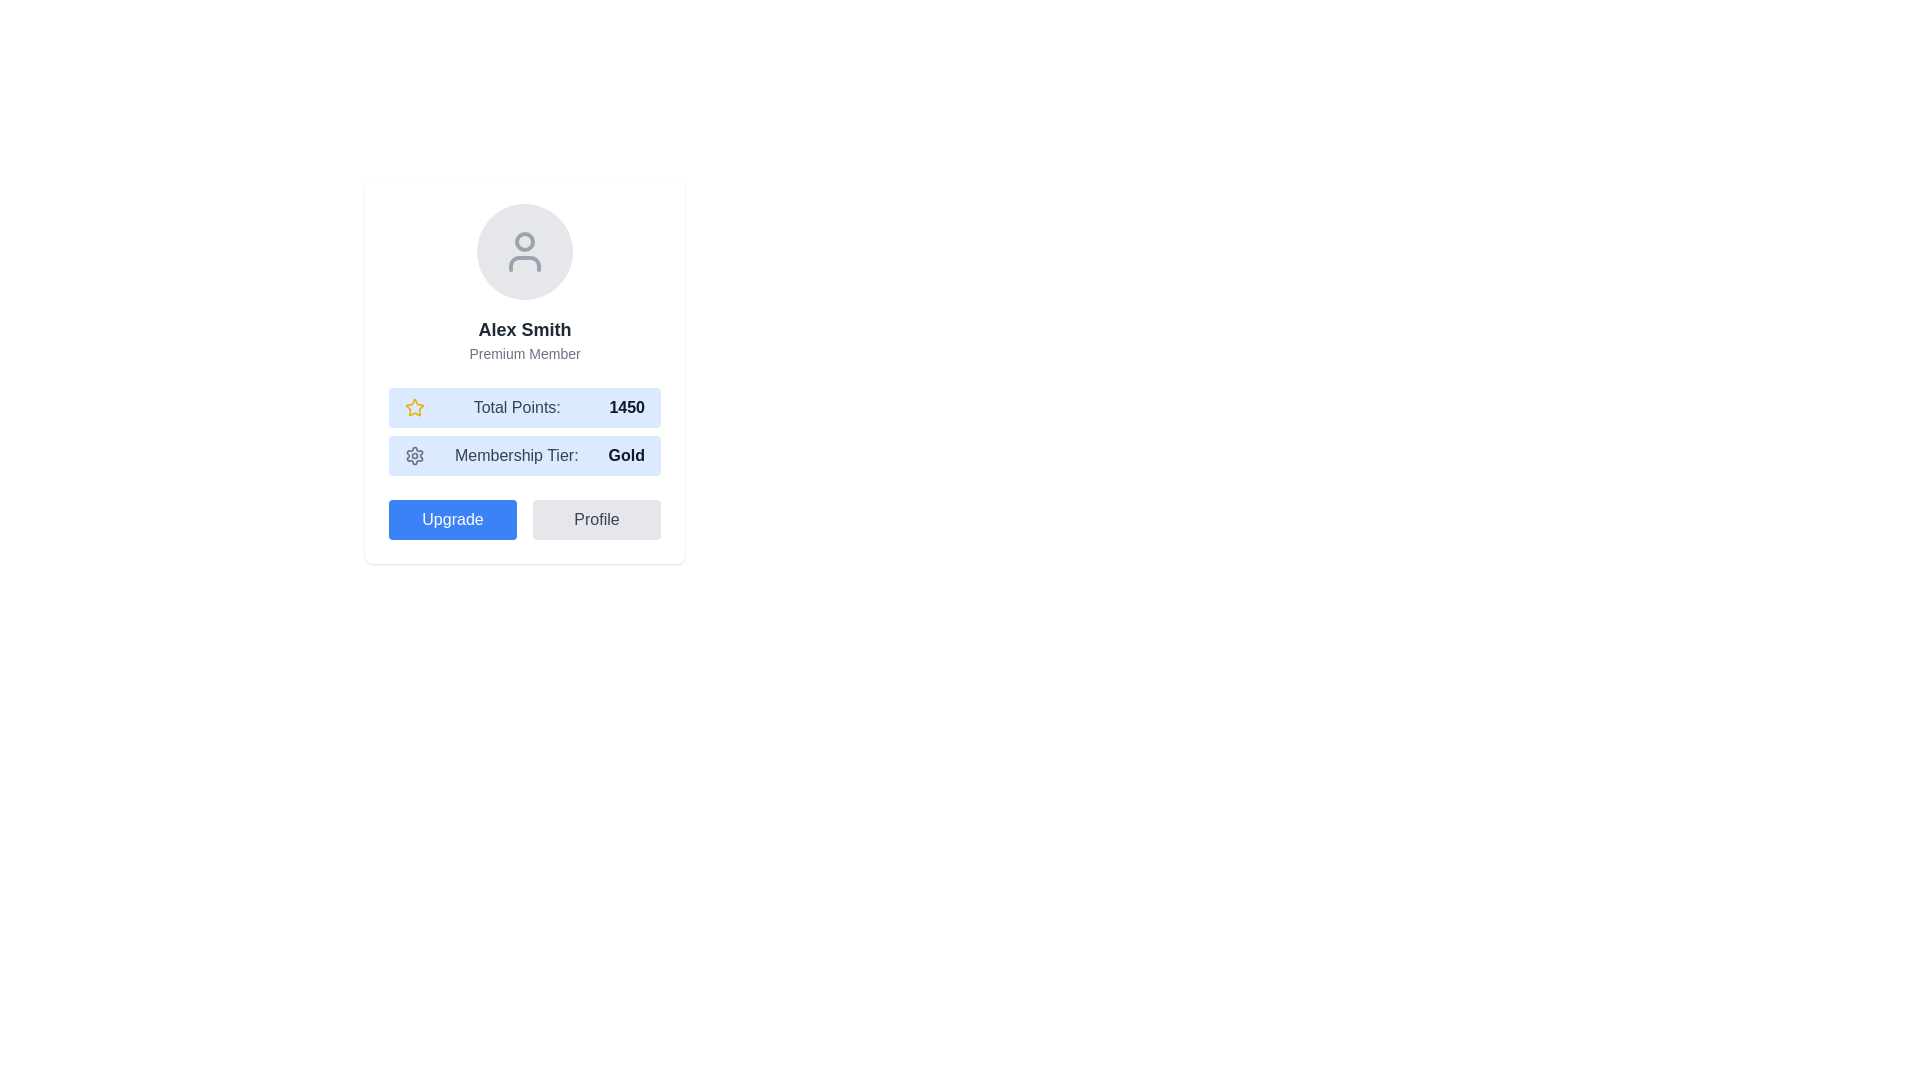 This screenshot has width=1920, height=1080. I want to click on the Profile Display Section, which shows the user's name, membership level, and profile picture, located at the top-center of the interface, so click(524, 284).